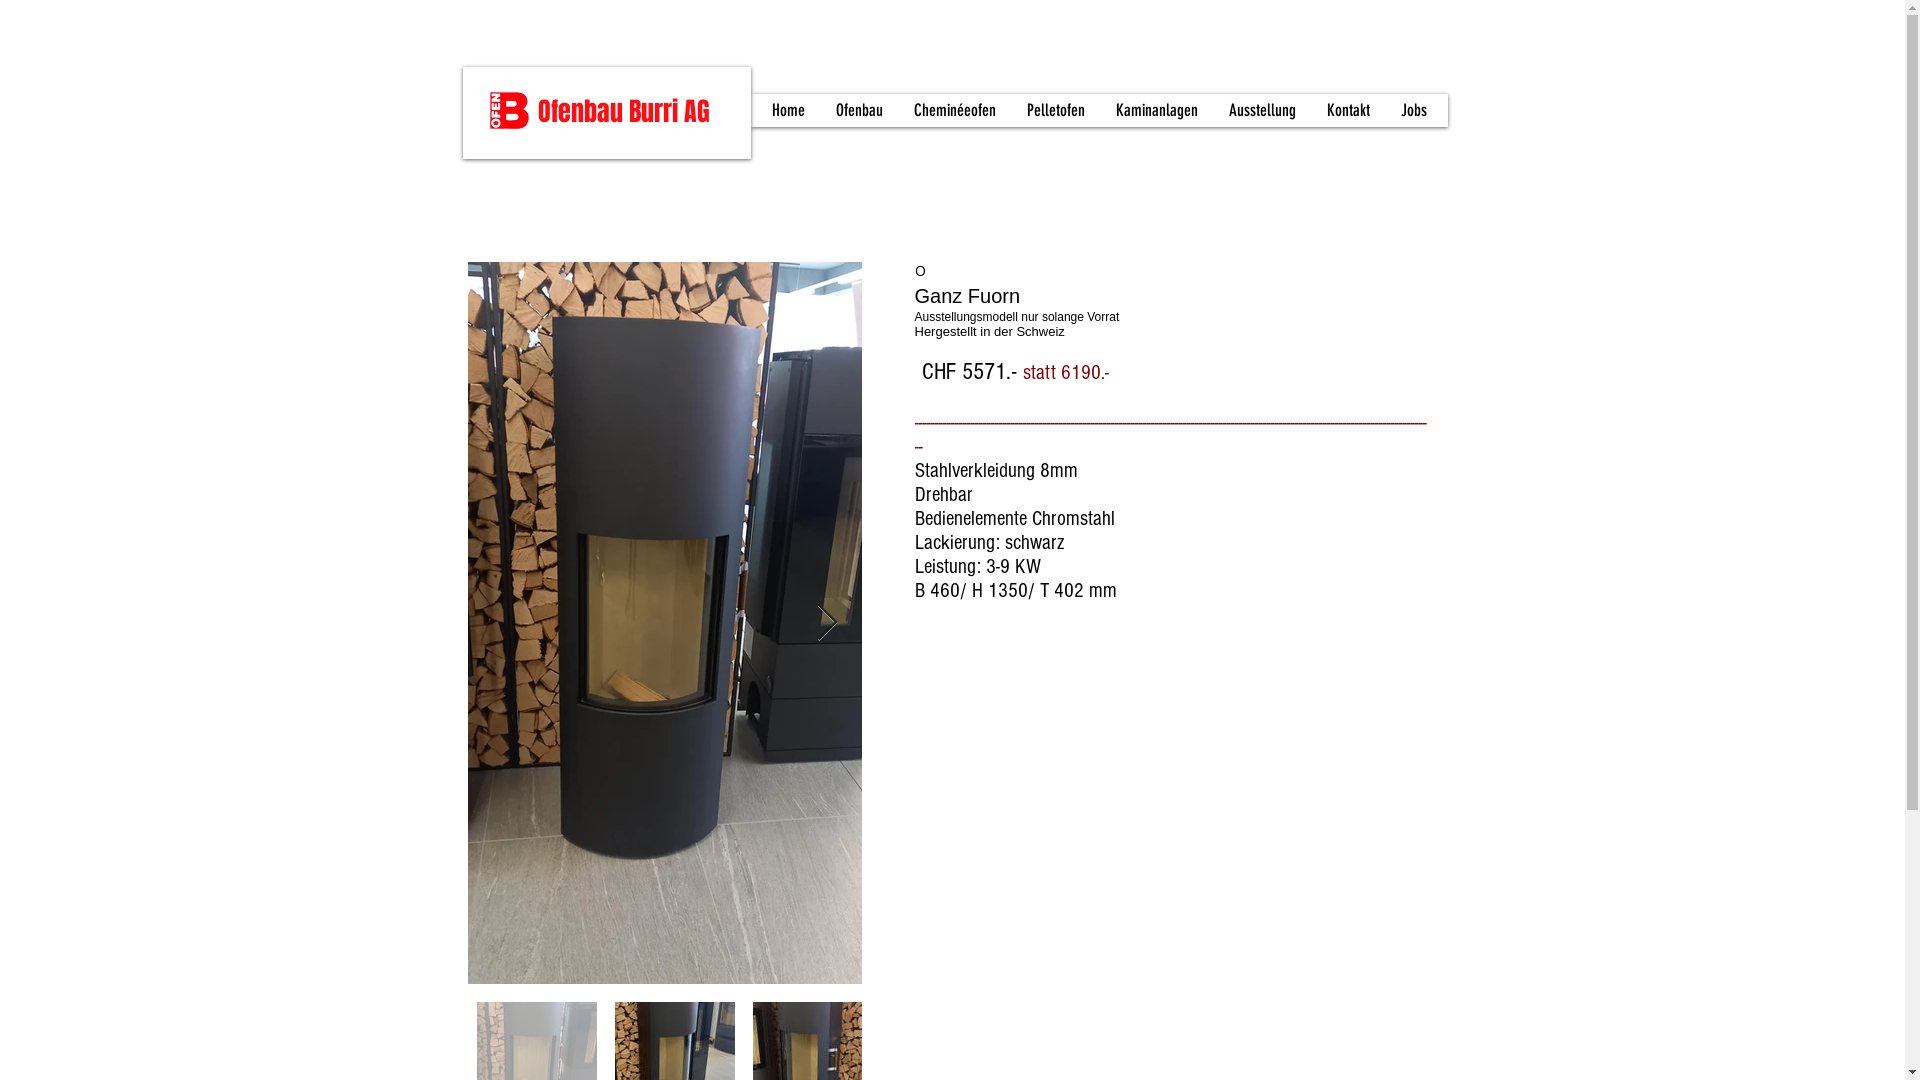  What do you see at coordinates (537, 111) in the screenshot?
I see `'Ofenbau Burri AG'` at bounding box center [537, 111].